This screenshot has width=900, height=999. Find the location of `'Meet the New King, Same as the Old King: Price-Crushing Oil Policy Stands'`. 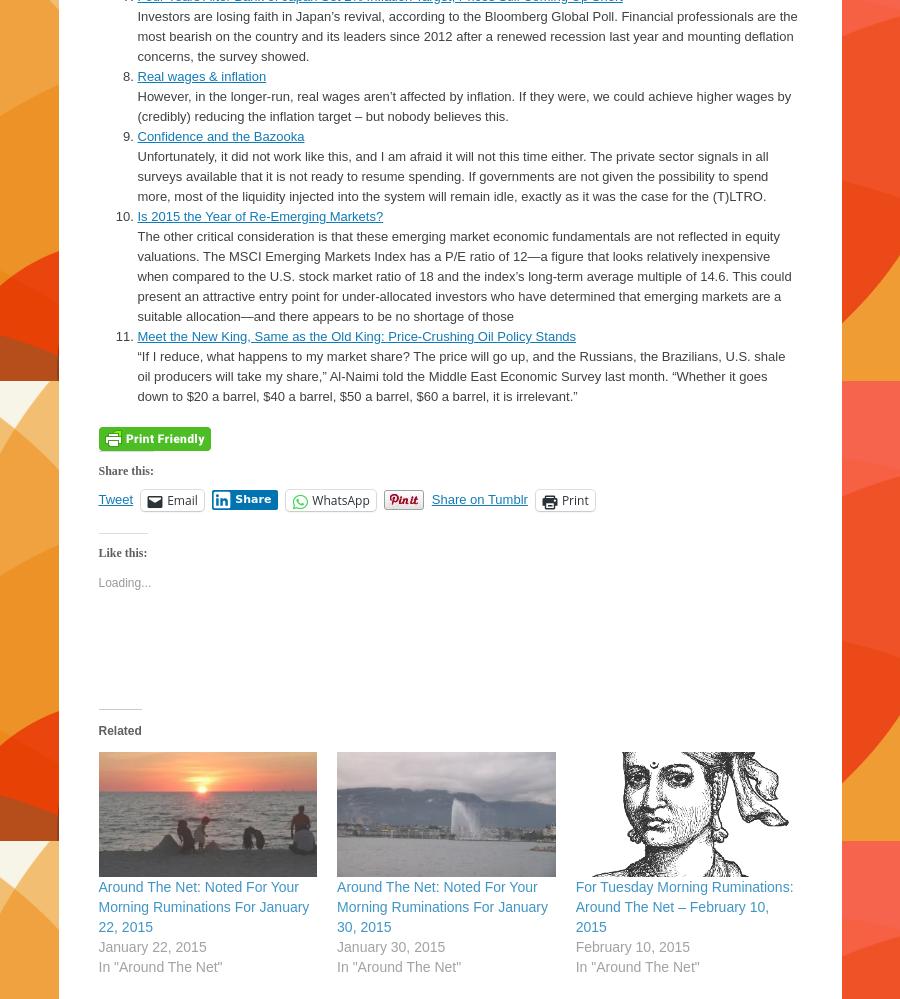

'Meet the New King, Same as the Old King: Price-Crushing Oil Policy Stands' is located at coordinates (136, 336).